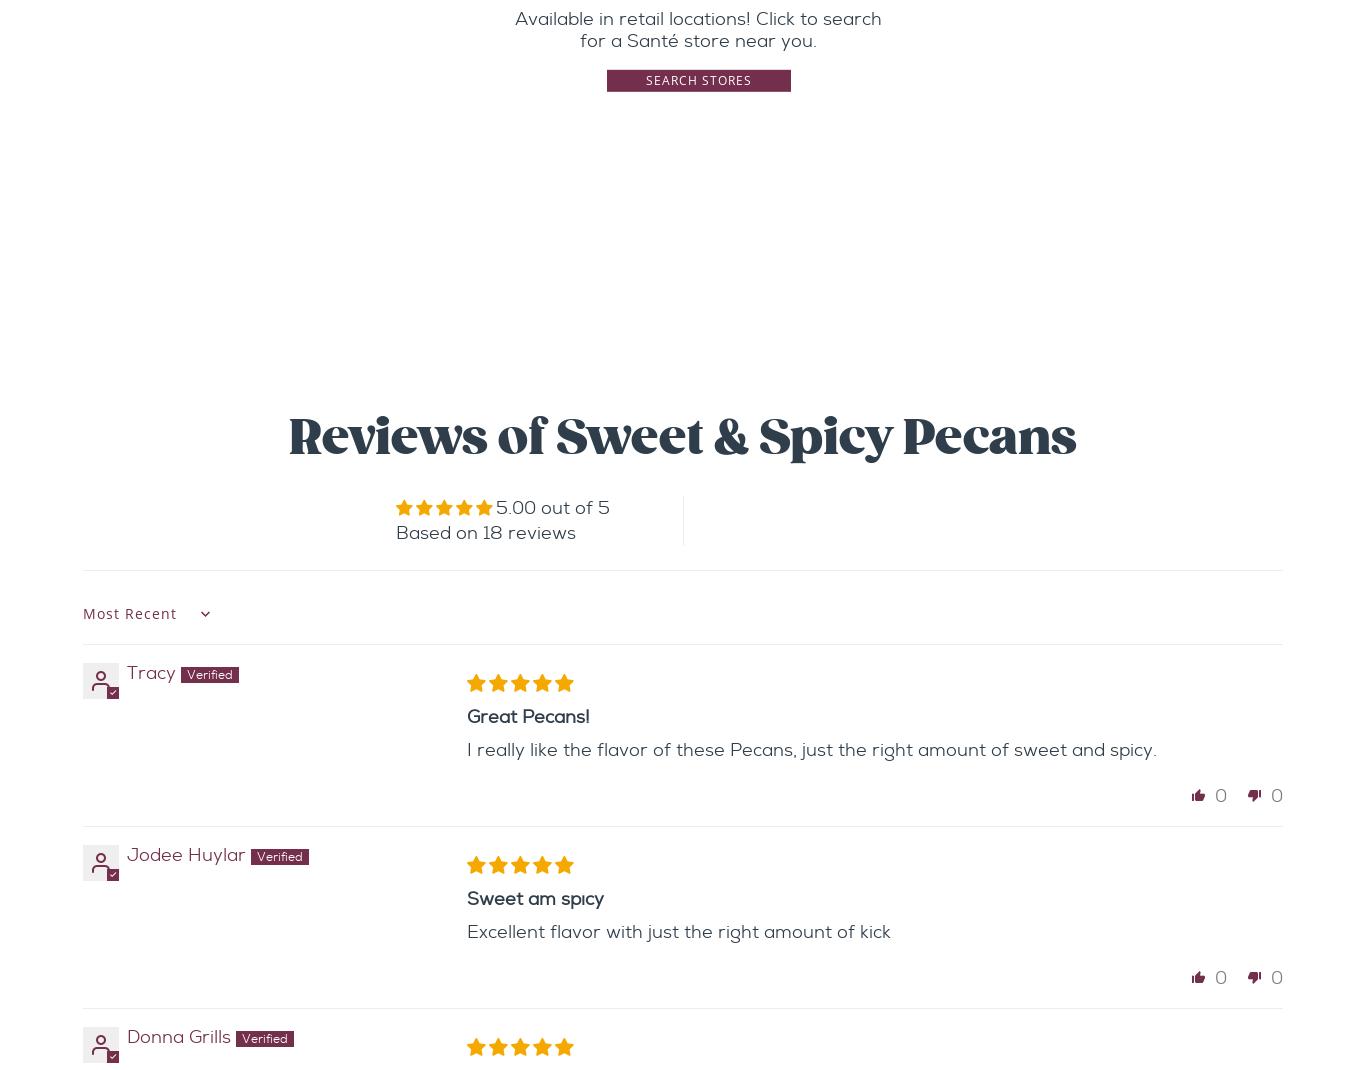 The height and width of the screenshot is (1070, 1366). I want to click on 'Great Pecans!', so click(467, 716).